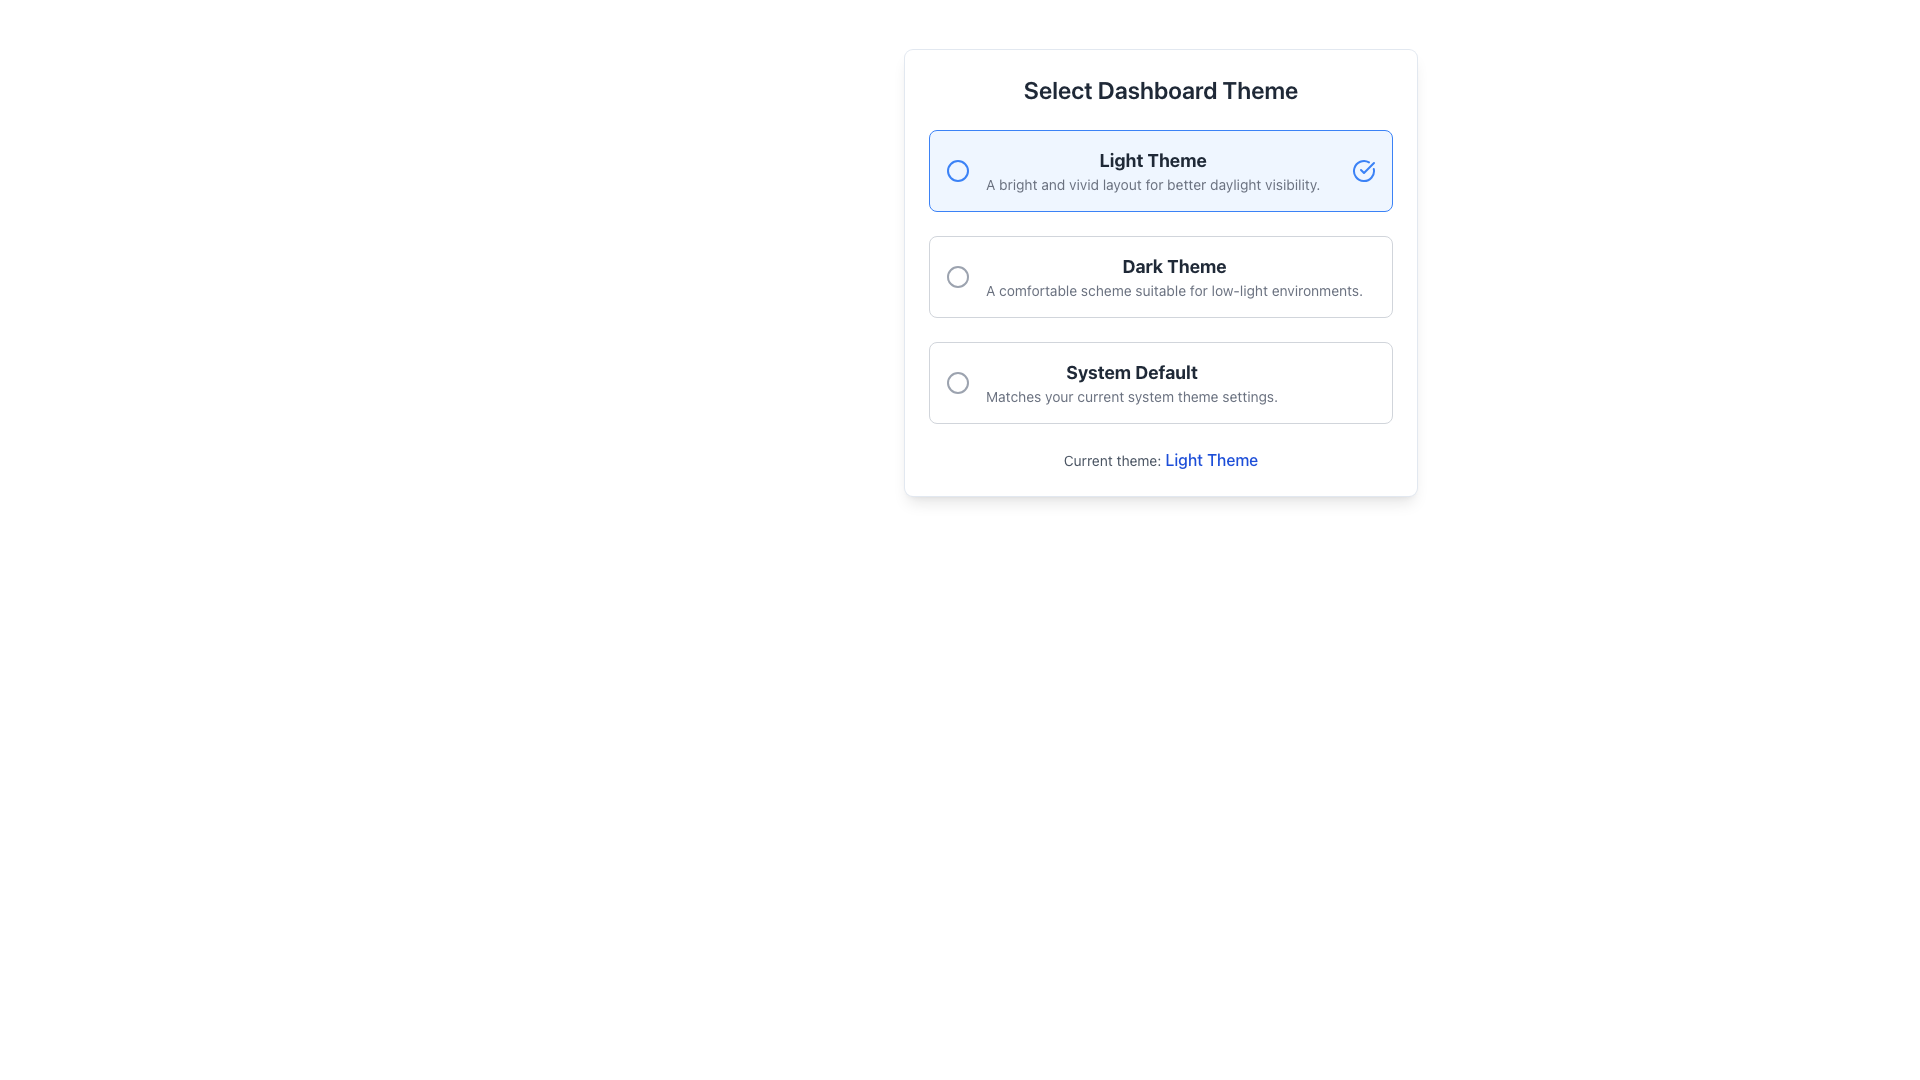  What do you see at coordinates (1111, 460) in the screenshot?
I see `the text label reading 'Current theme:' which is styled in gray and located just above the 'Light Theme' text` at bounding box center [1111, 460].